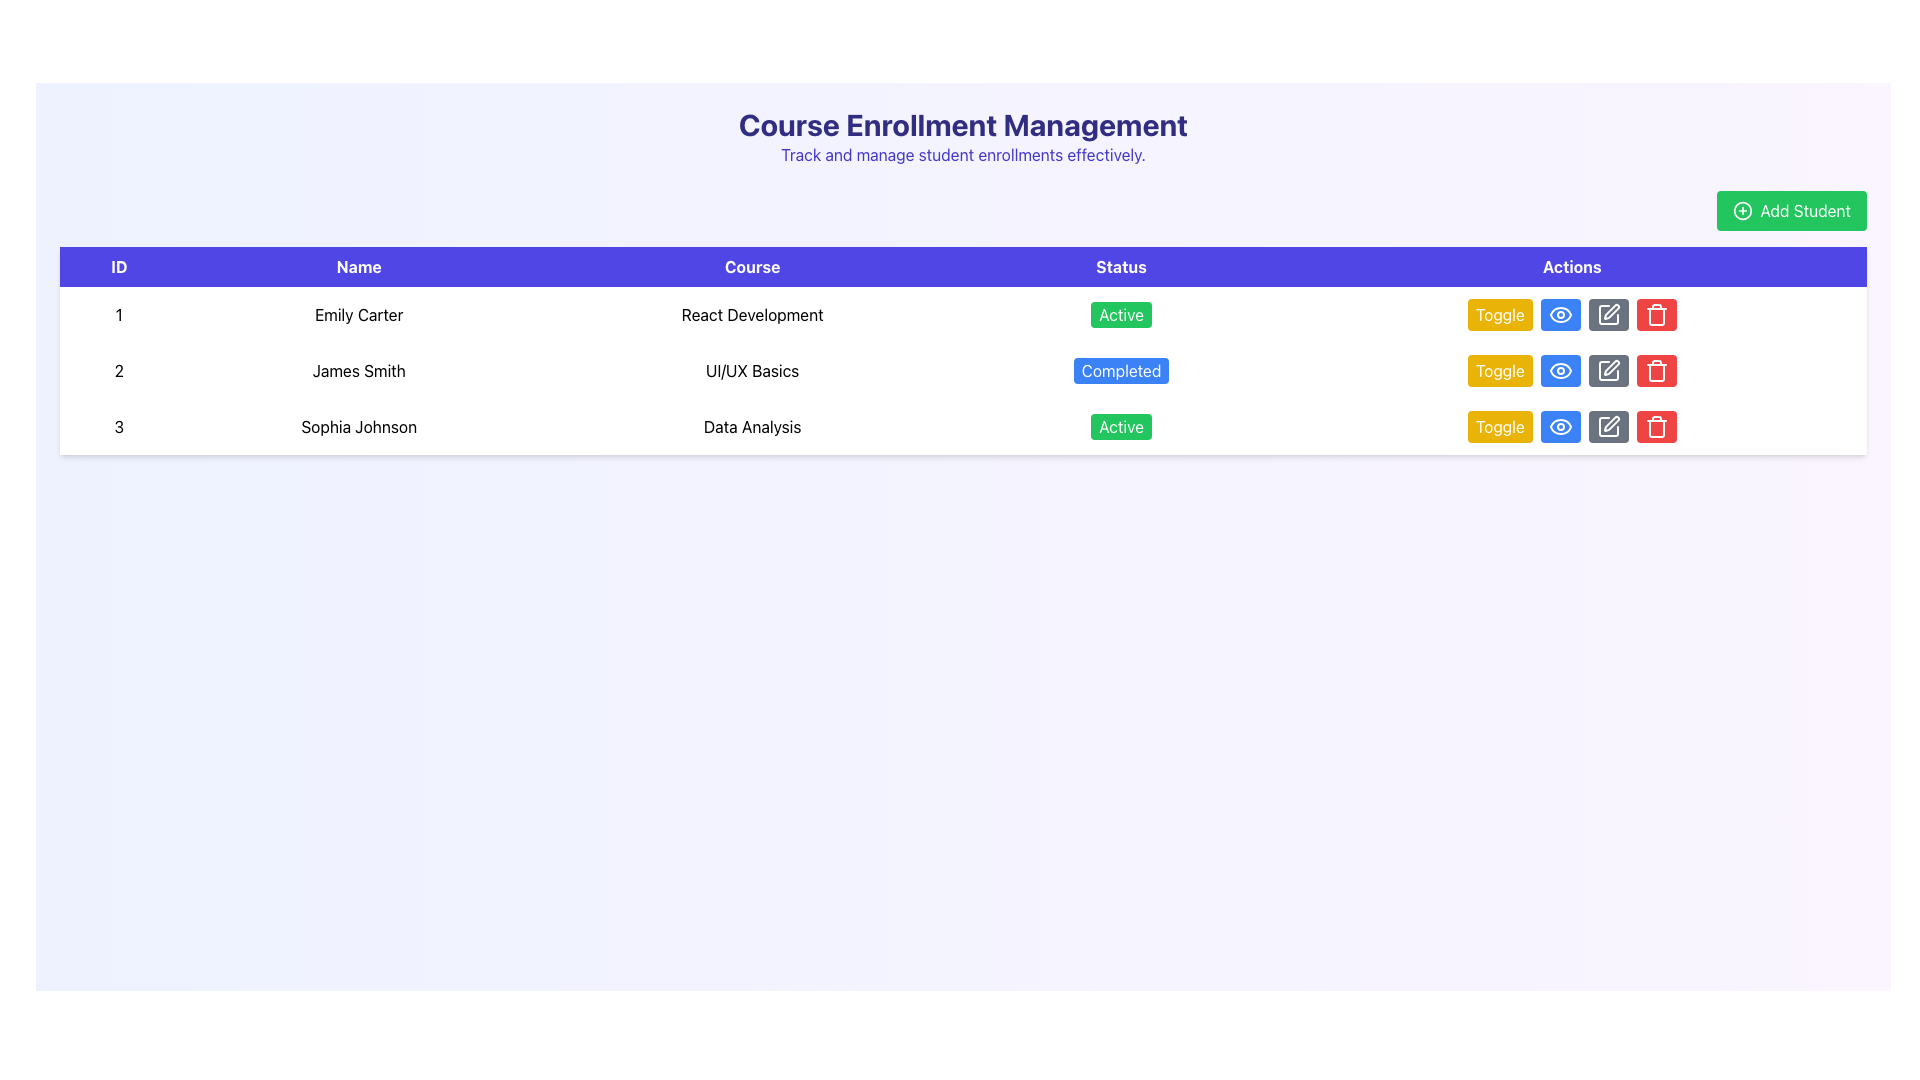 This screenshot has height=1080, width=1920. I want to click on the 'Toggle' button with a yellow background and white text located in the first row of the 'Actions' column in a table-like structure for keyboard navigation, so click(1500, 315).